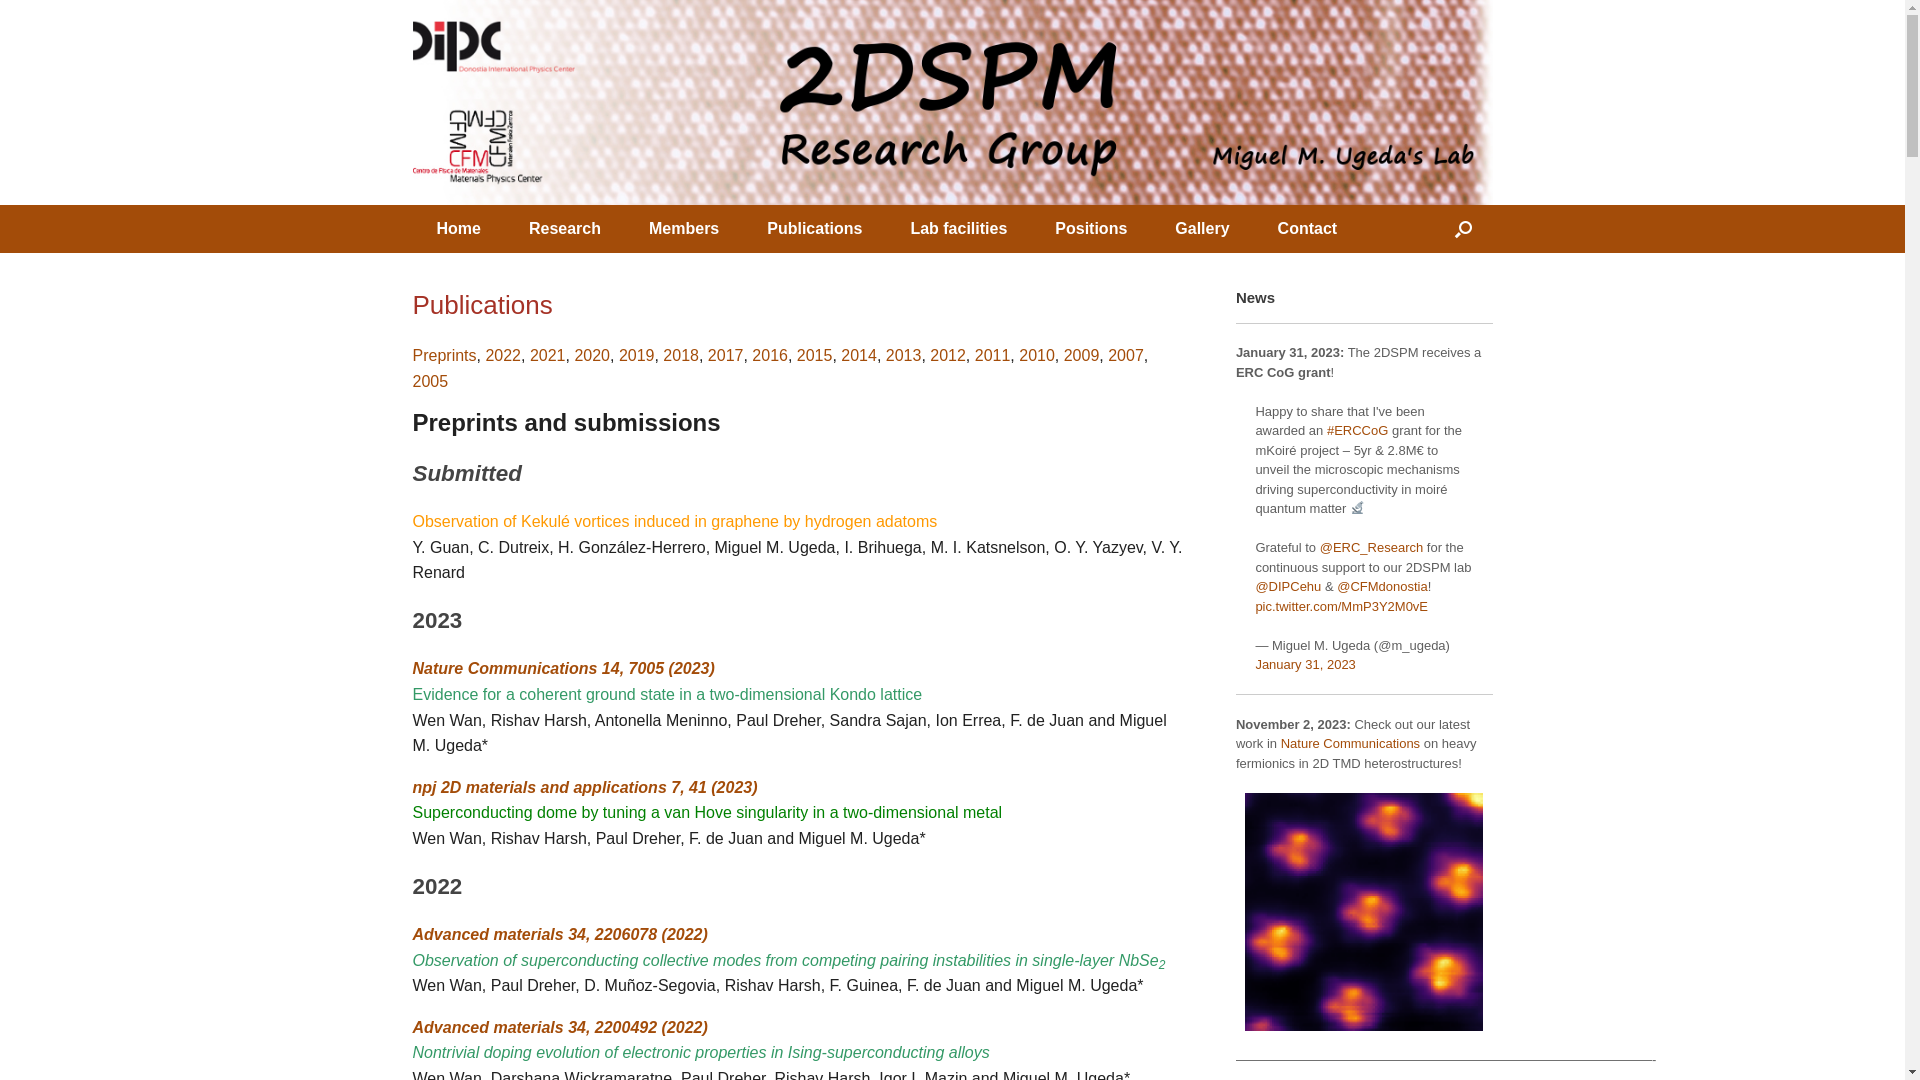  What do you see at coordinates (1350, 743) in the screenshot?
I see `'Nature Communications'` at bounding box center [1350, 743].